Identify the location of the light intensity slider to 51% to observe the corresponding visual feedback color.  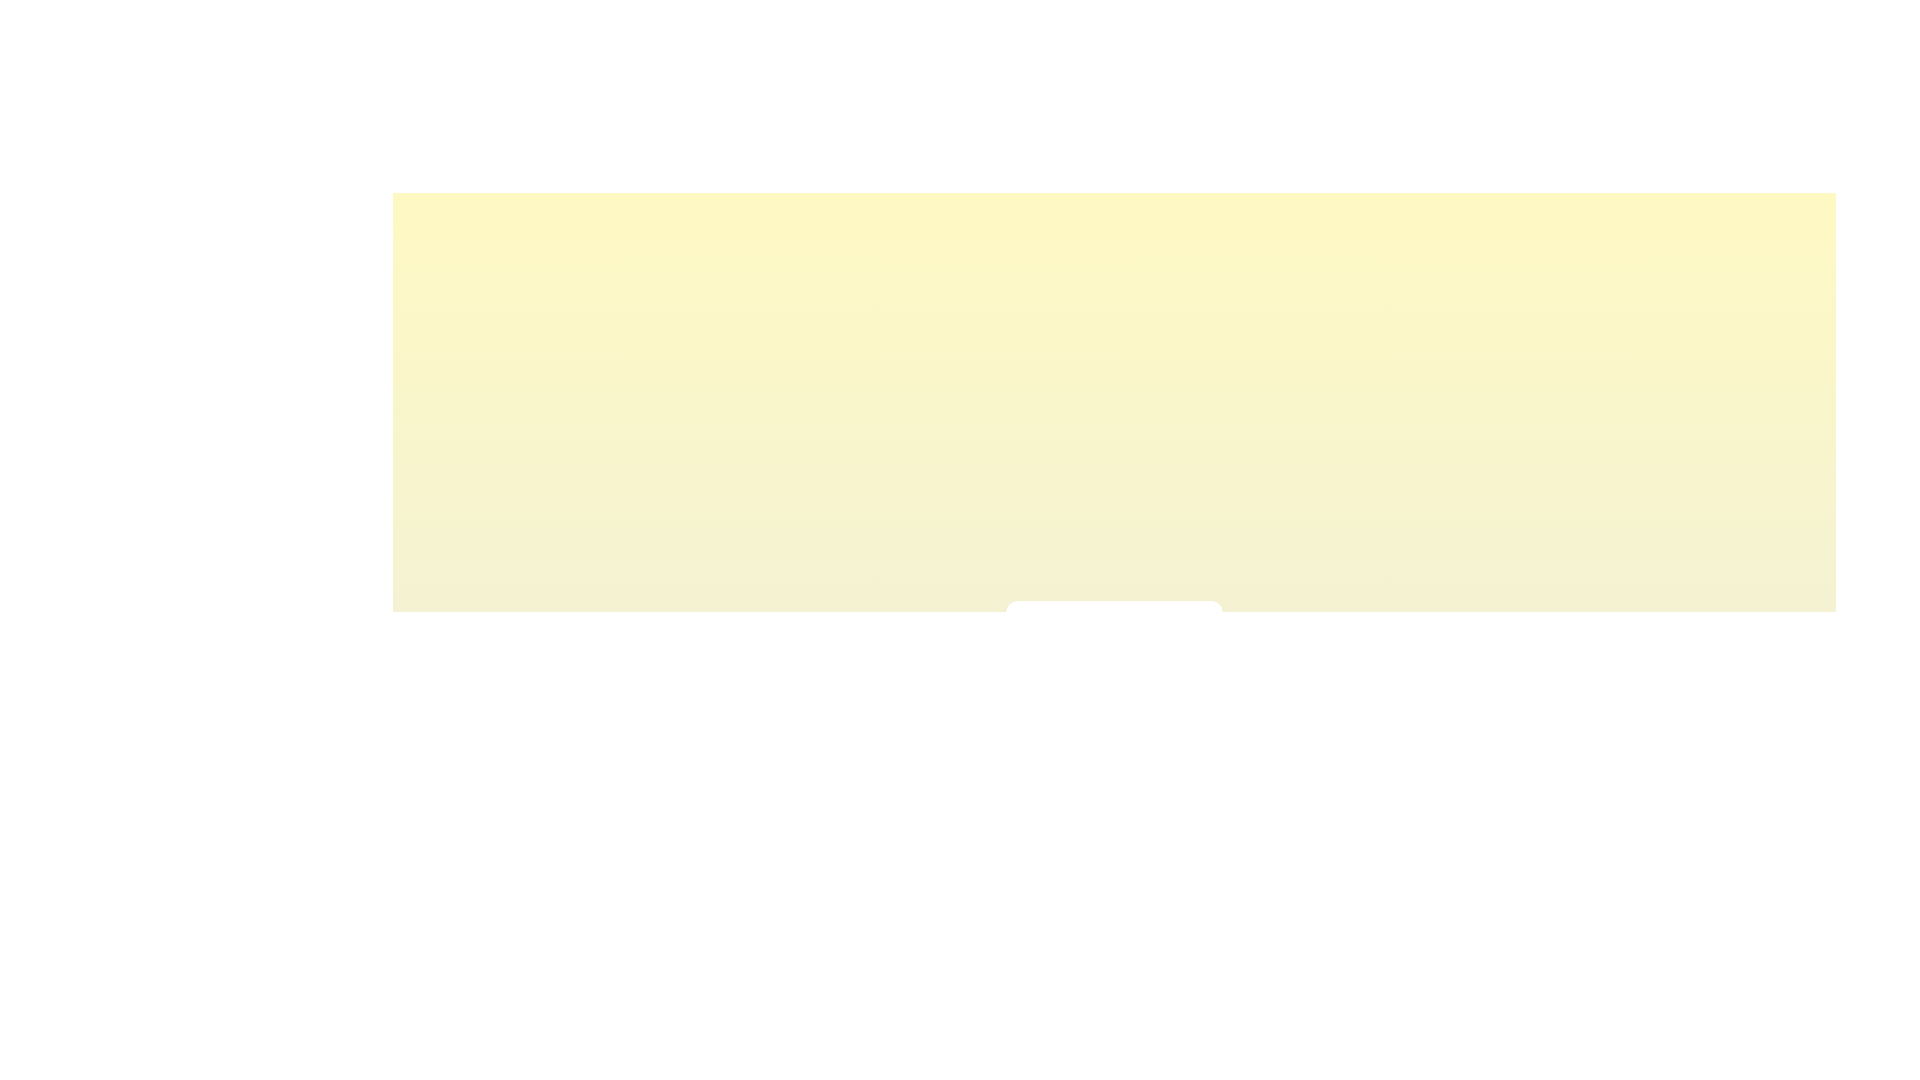
(1115, 676).